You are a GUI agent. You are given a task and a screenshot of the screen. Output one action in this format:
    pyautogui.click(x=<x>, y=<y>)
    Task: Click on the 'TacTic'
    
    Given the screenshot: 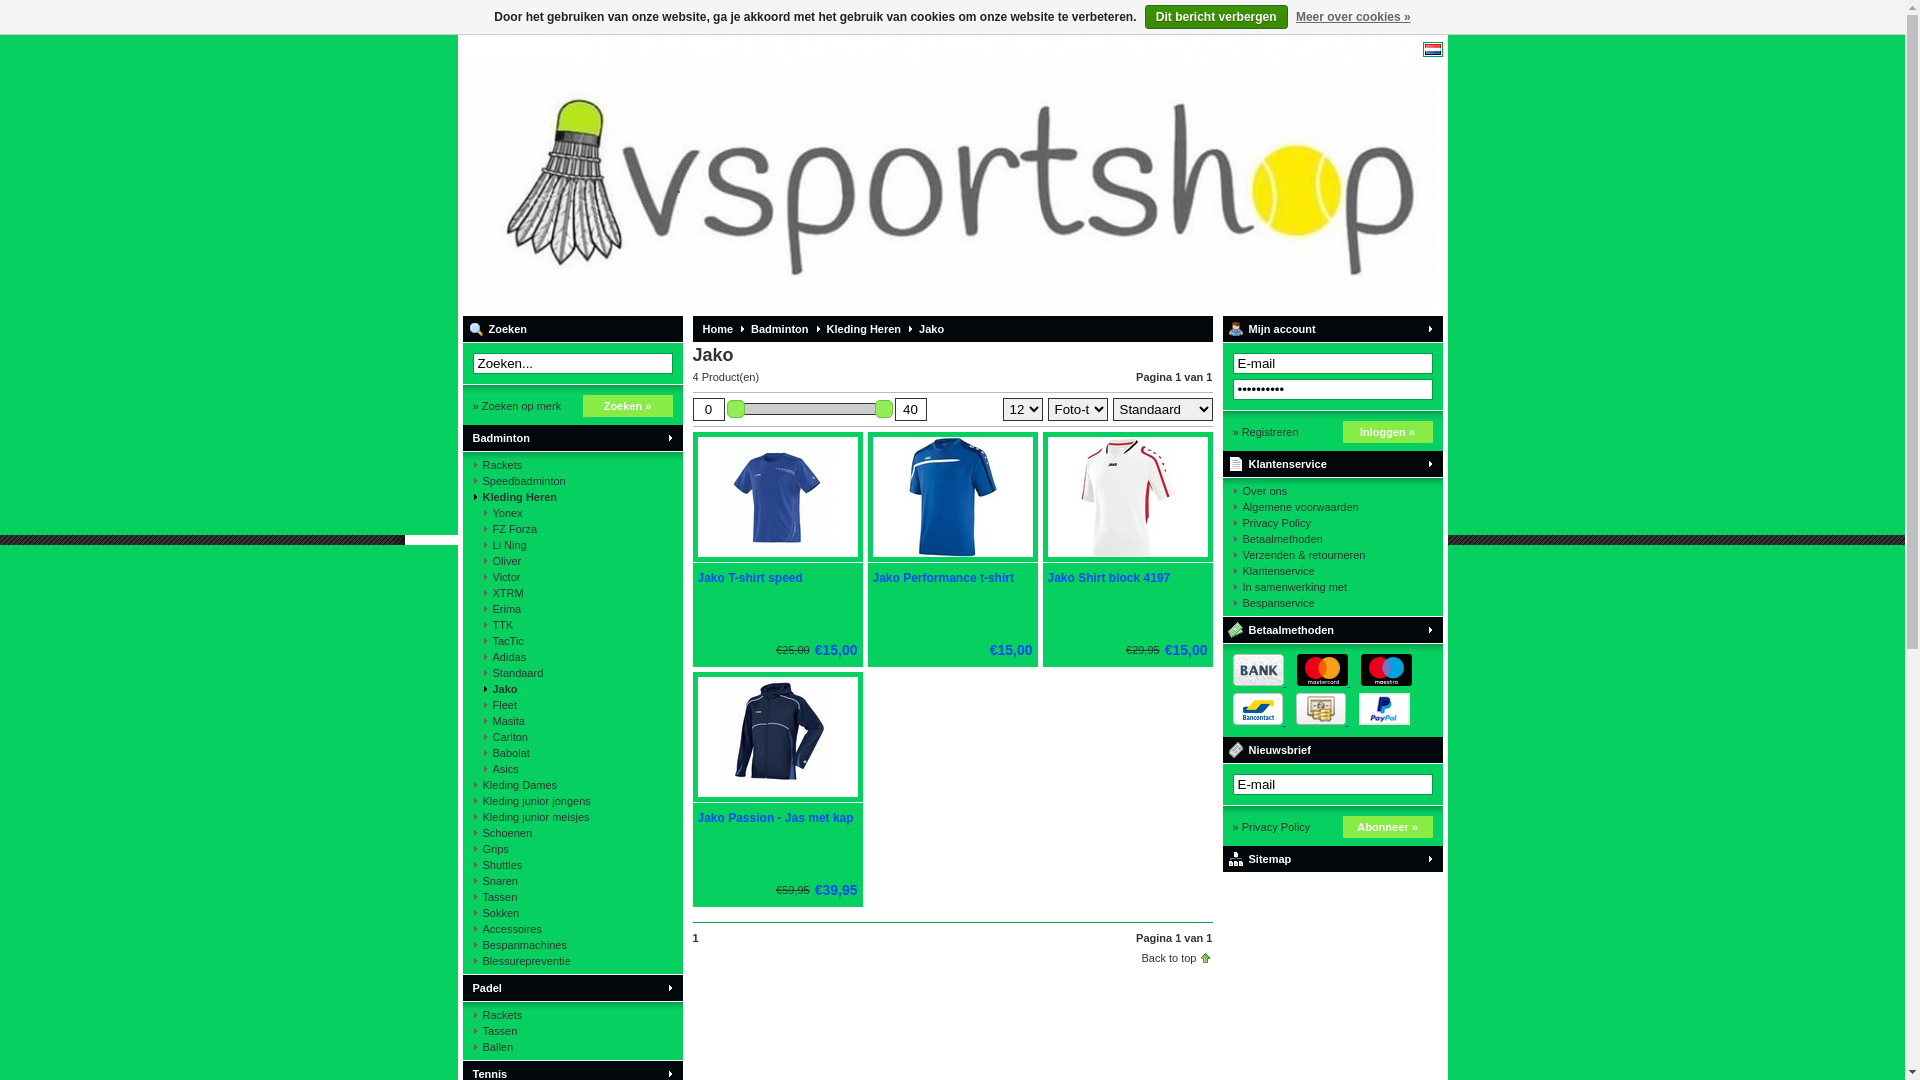 What is the action you would take?
    pyautogui.click(x=470, y=640)
    